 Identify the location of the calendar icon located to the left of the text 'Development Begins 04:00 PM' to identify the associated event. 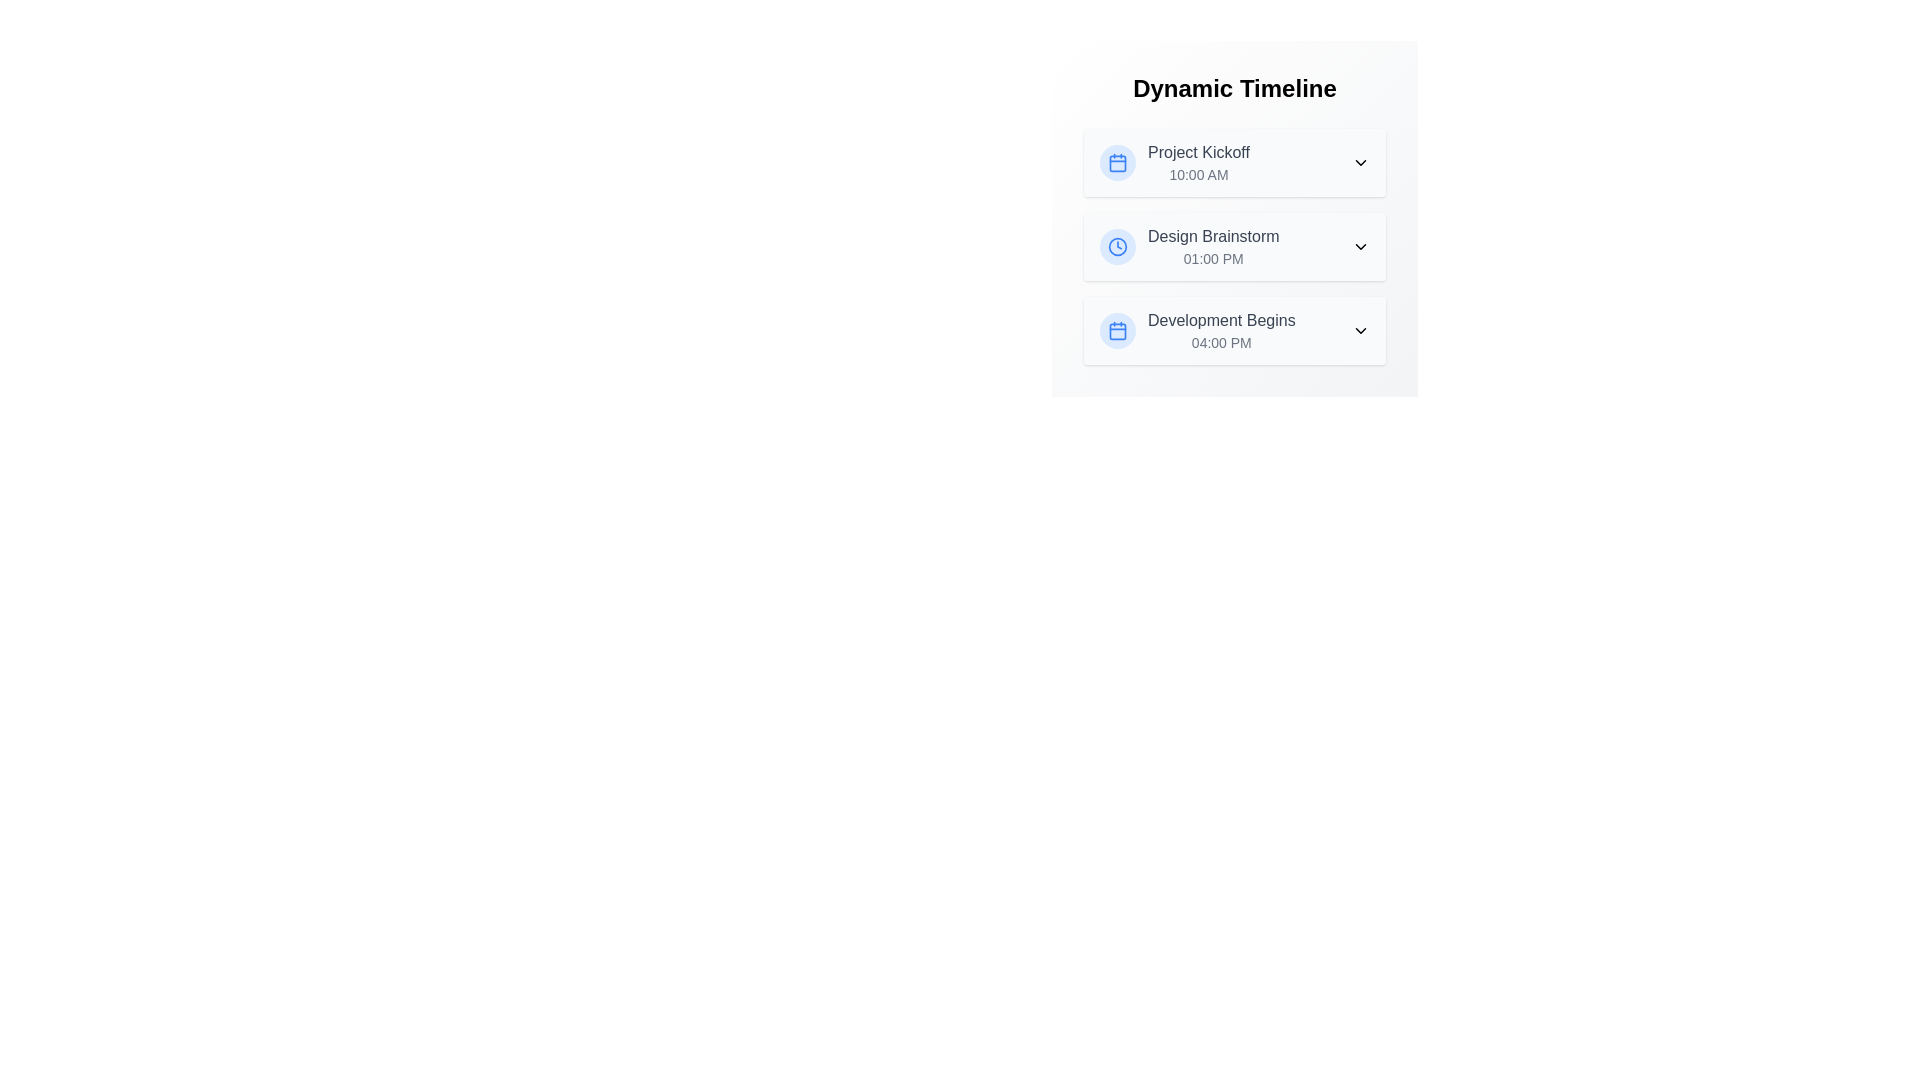
(1117, 330).